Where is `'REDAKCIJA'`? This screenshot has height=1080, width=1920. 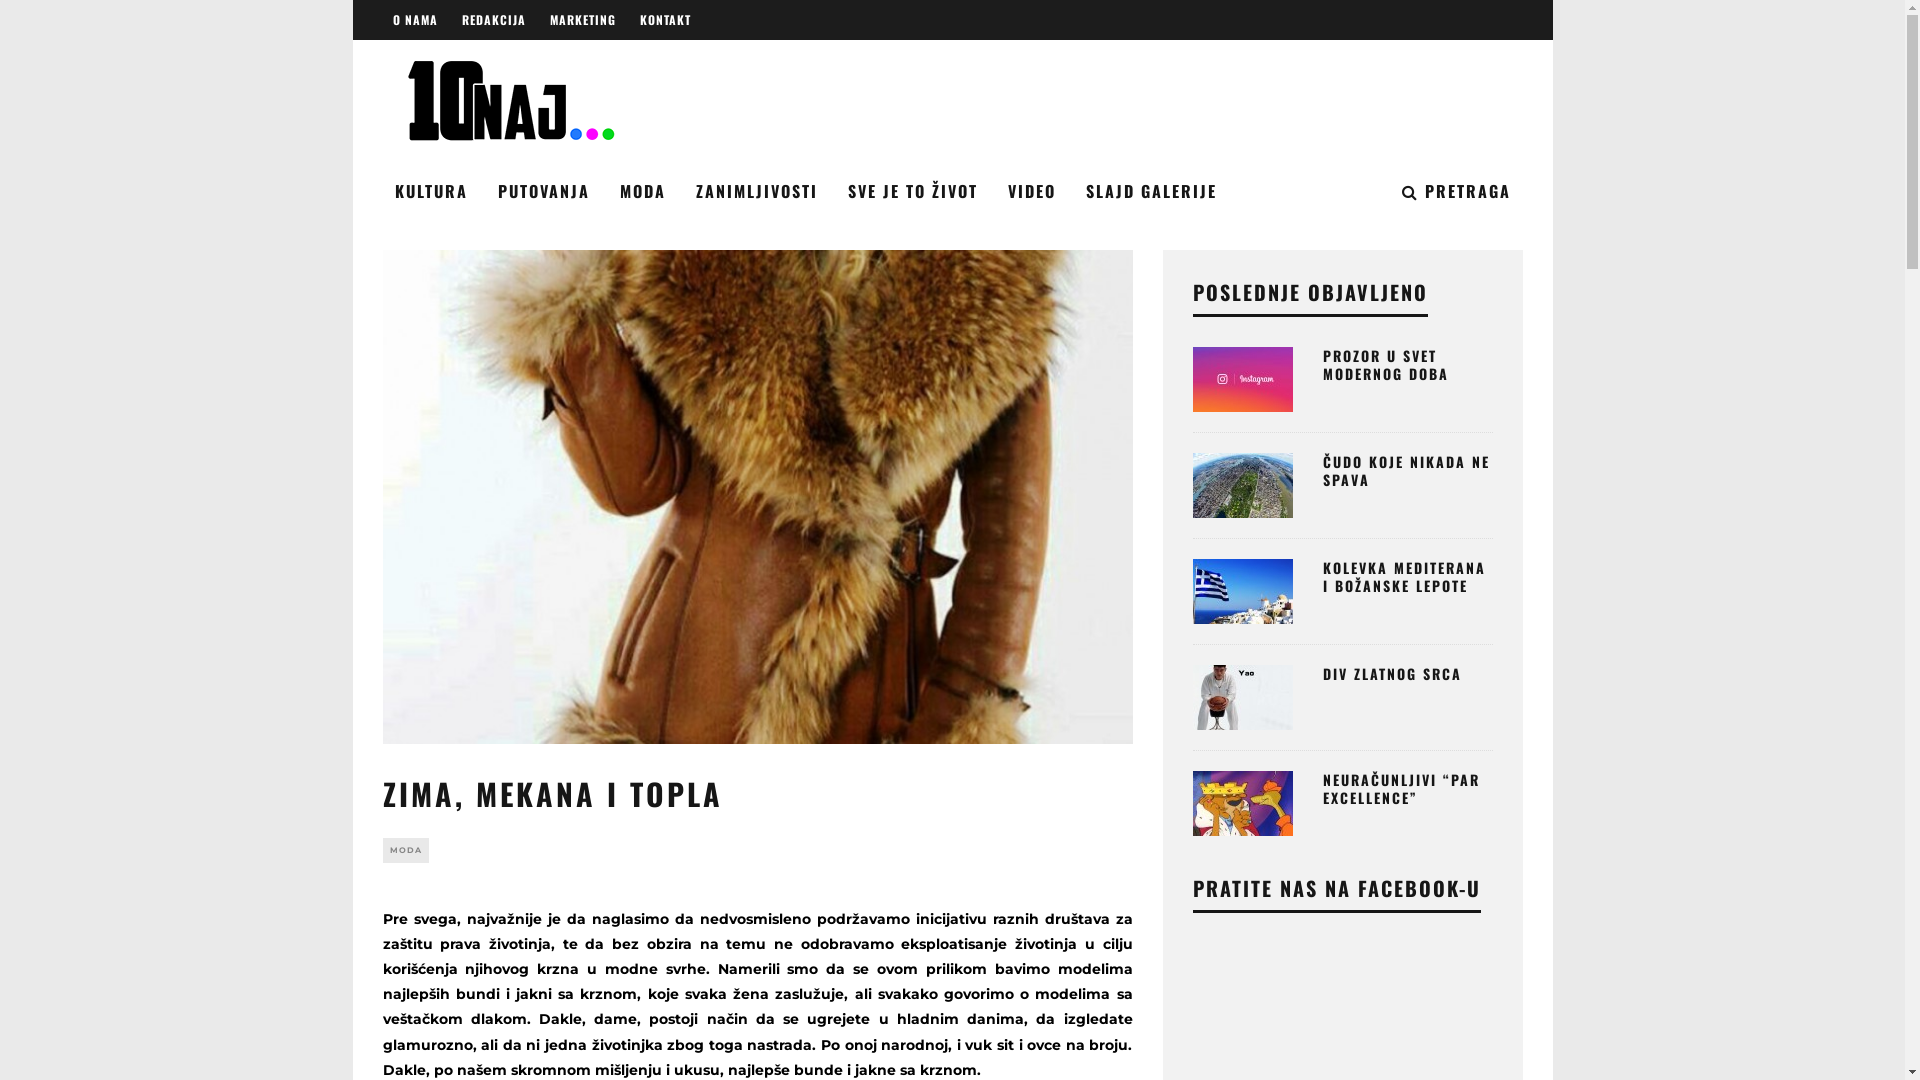 'REDAKCIJA' is located at coordinates (494, 19).